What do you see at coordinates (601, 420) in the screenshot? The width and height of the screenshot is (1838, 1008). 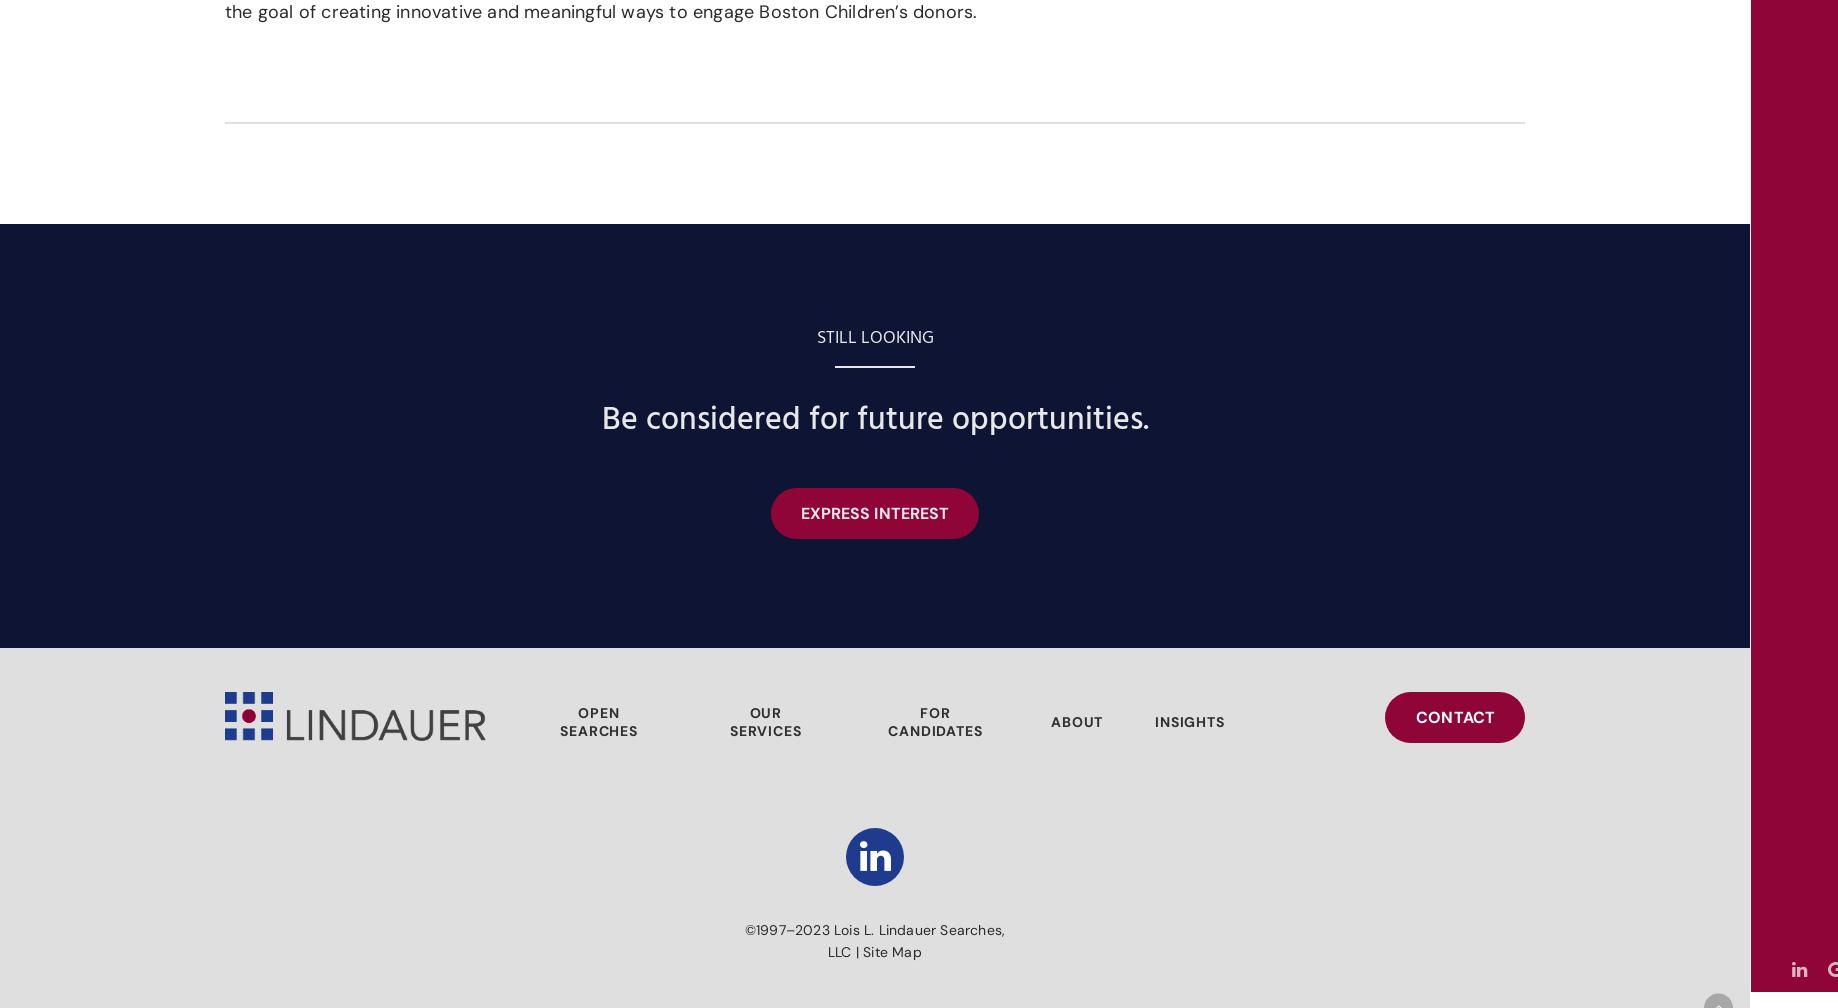 I see `'Be considered for future opportunities.'` at bounding box center [601, 420].